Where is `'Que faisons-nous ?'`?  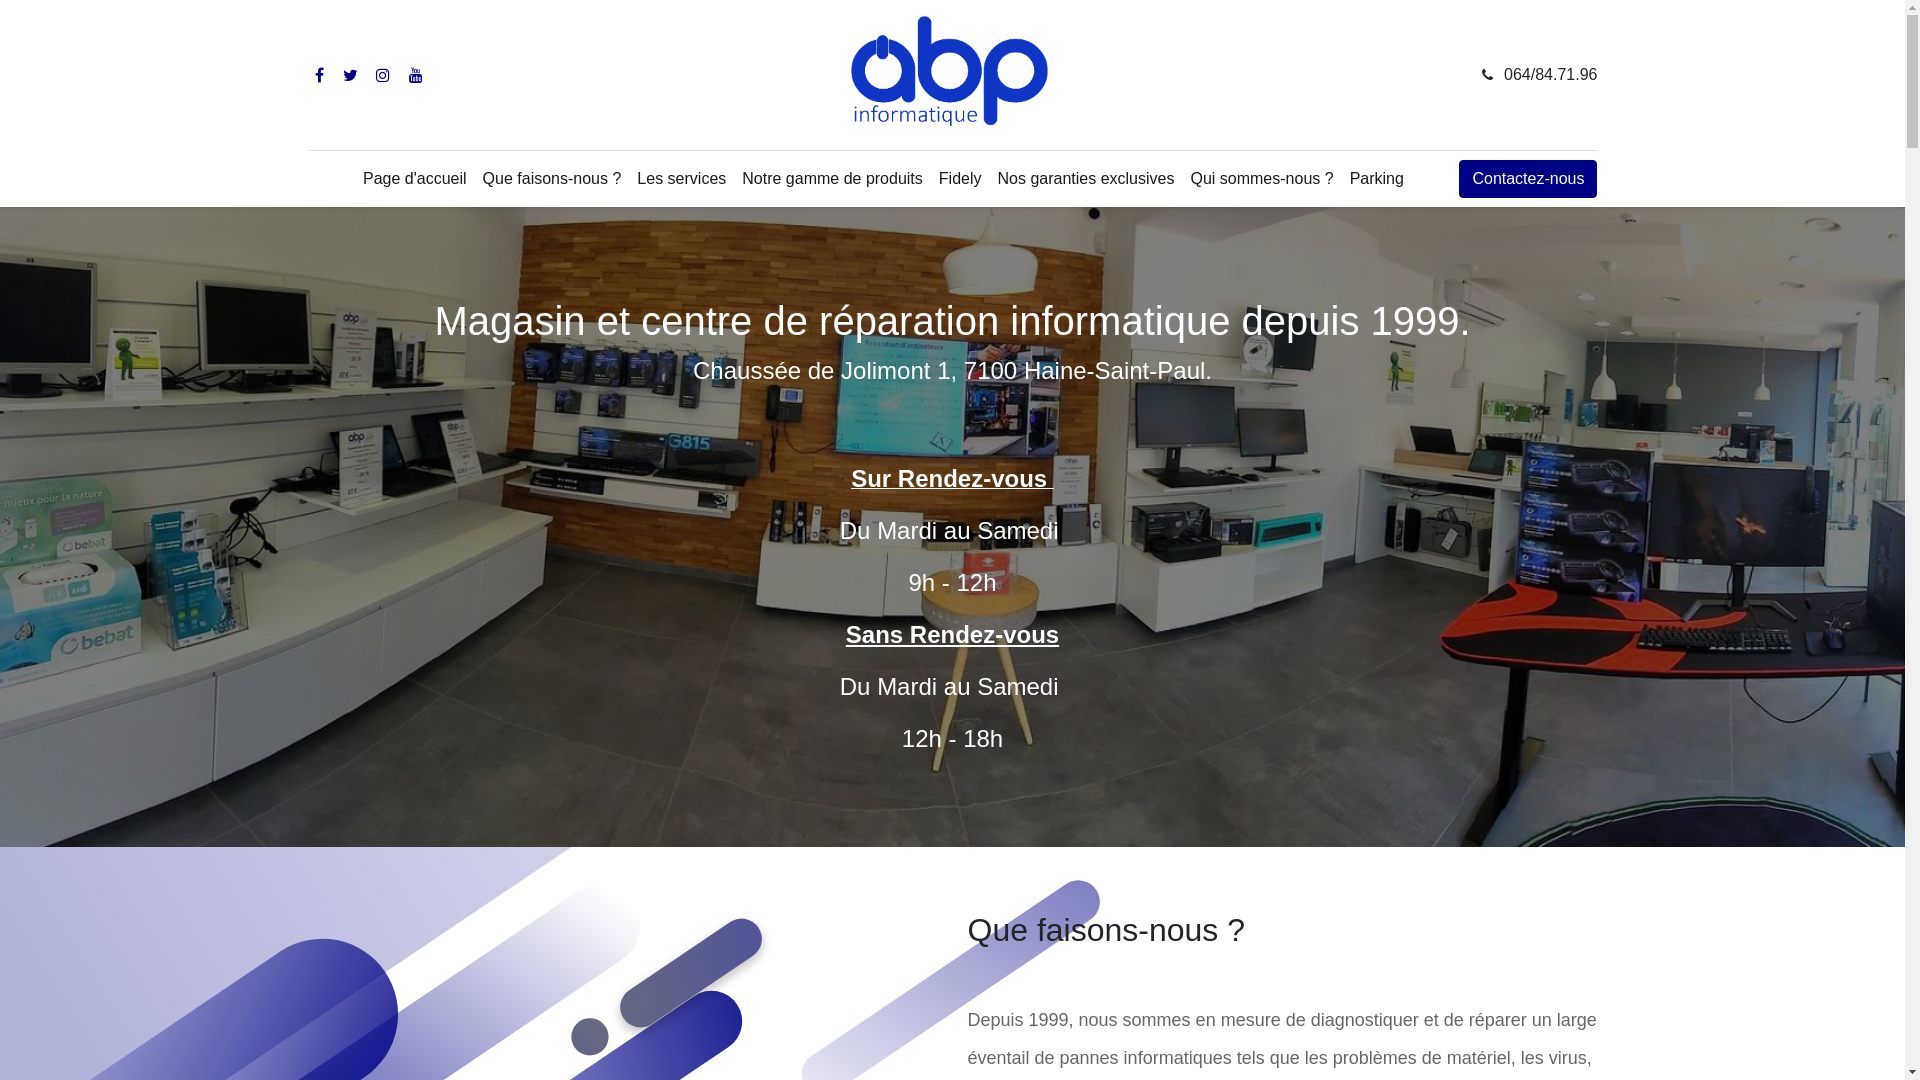 'Que faisons-nous ?' is located at coordinates (552, 177).